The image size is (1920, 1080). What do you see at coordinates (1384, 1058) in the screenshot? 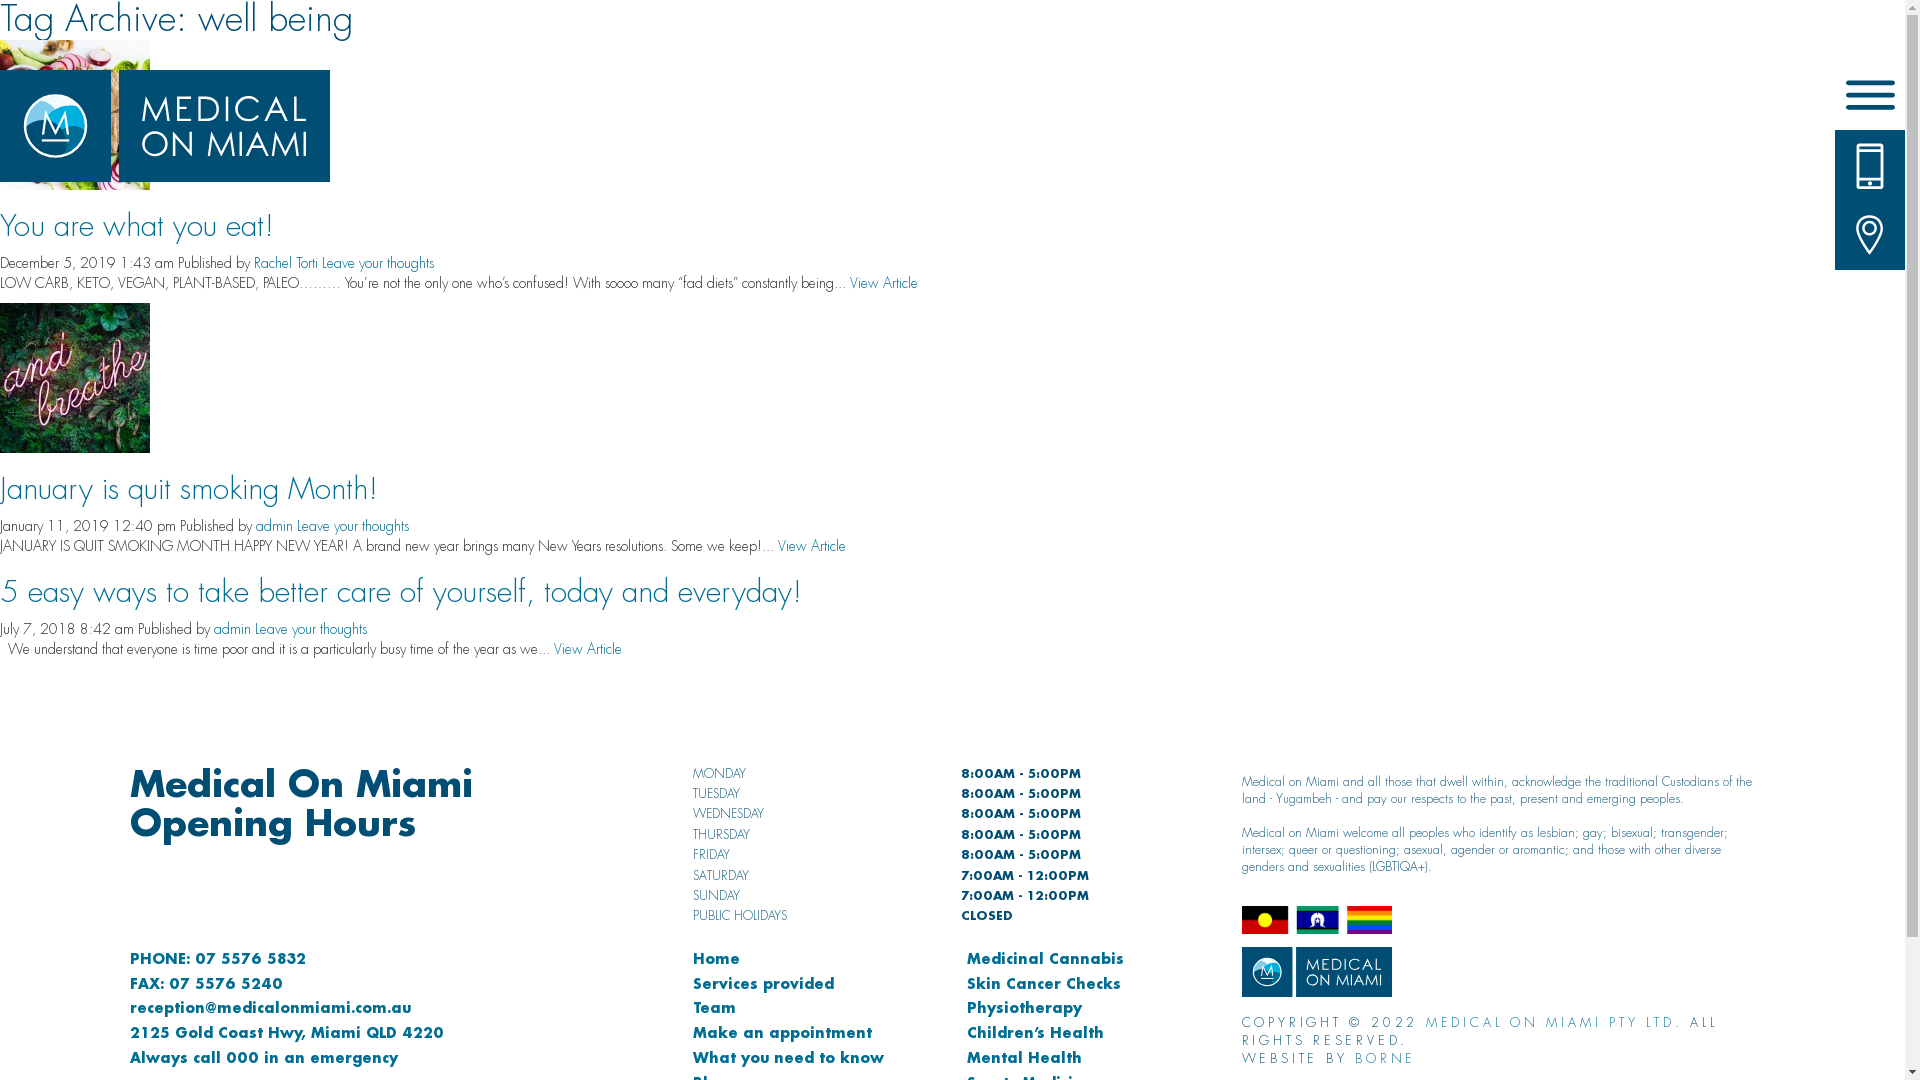
I see `'BORNE'` at bounding box center [1384, 1058].